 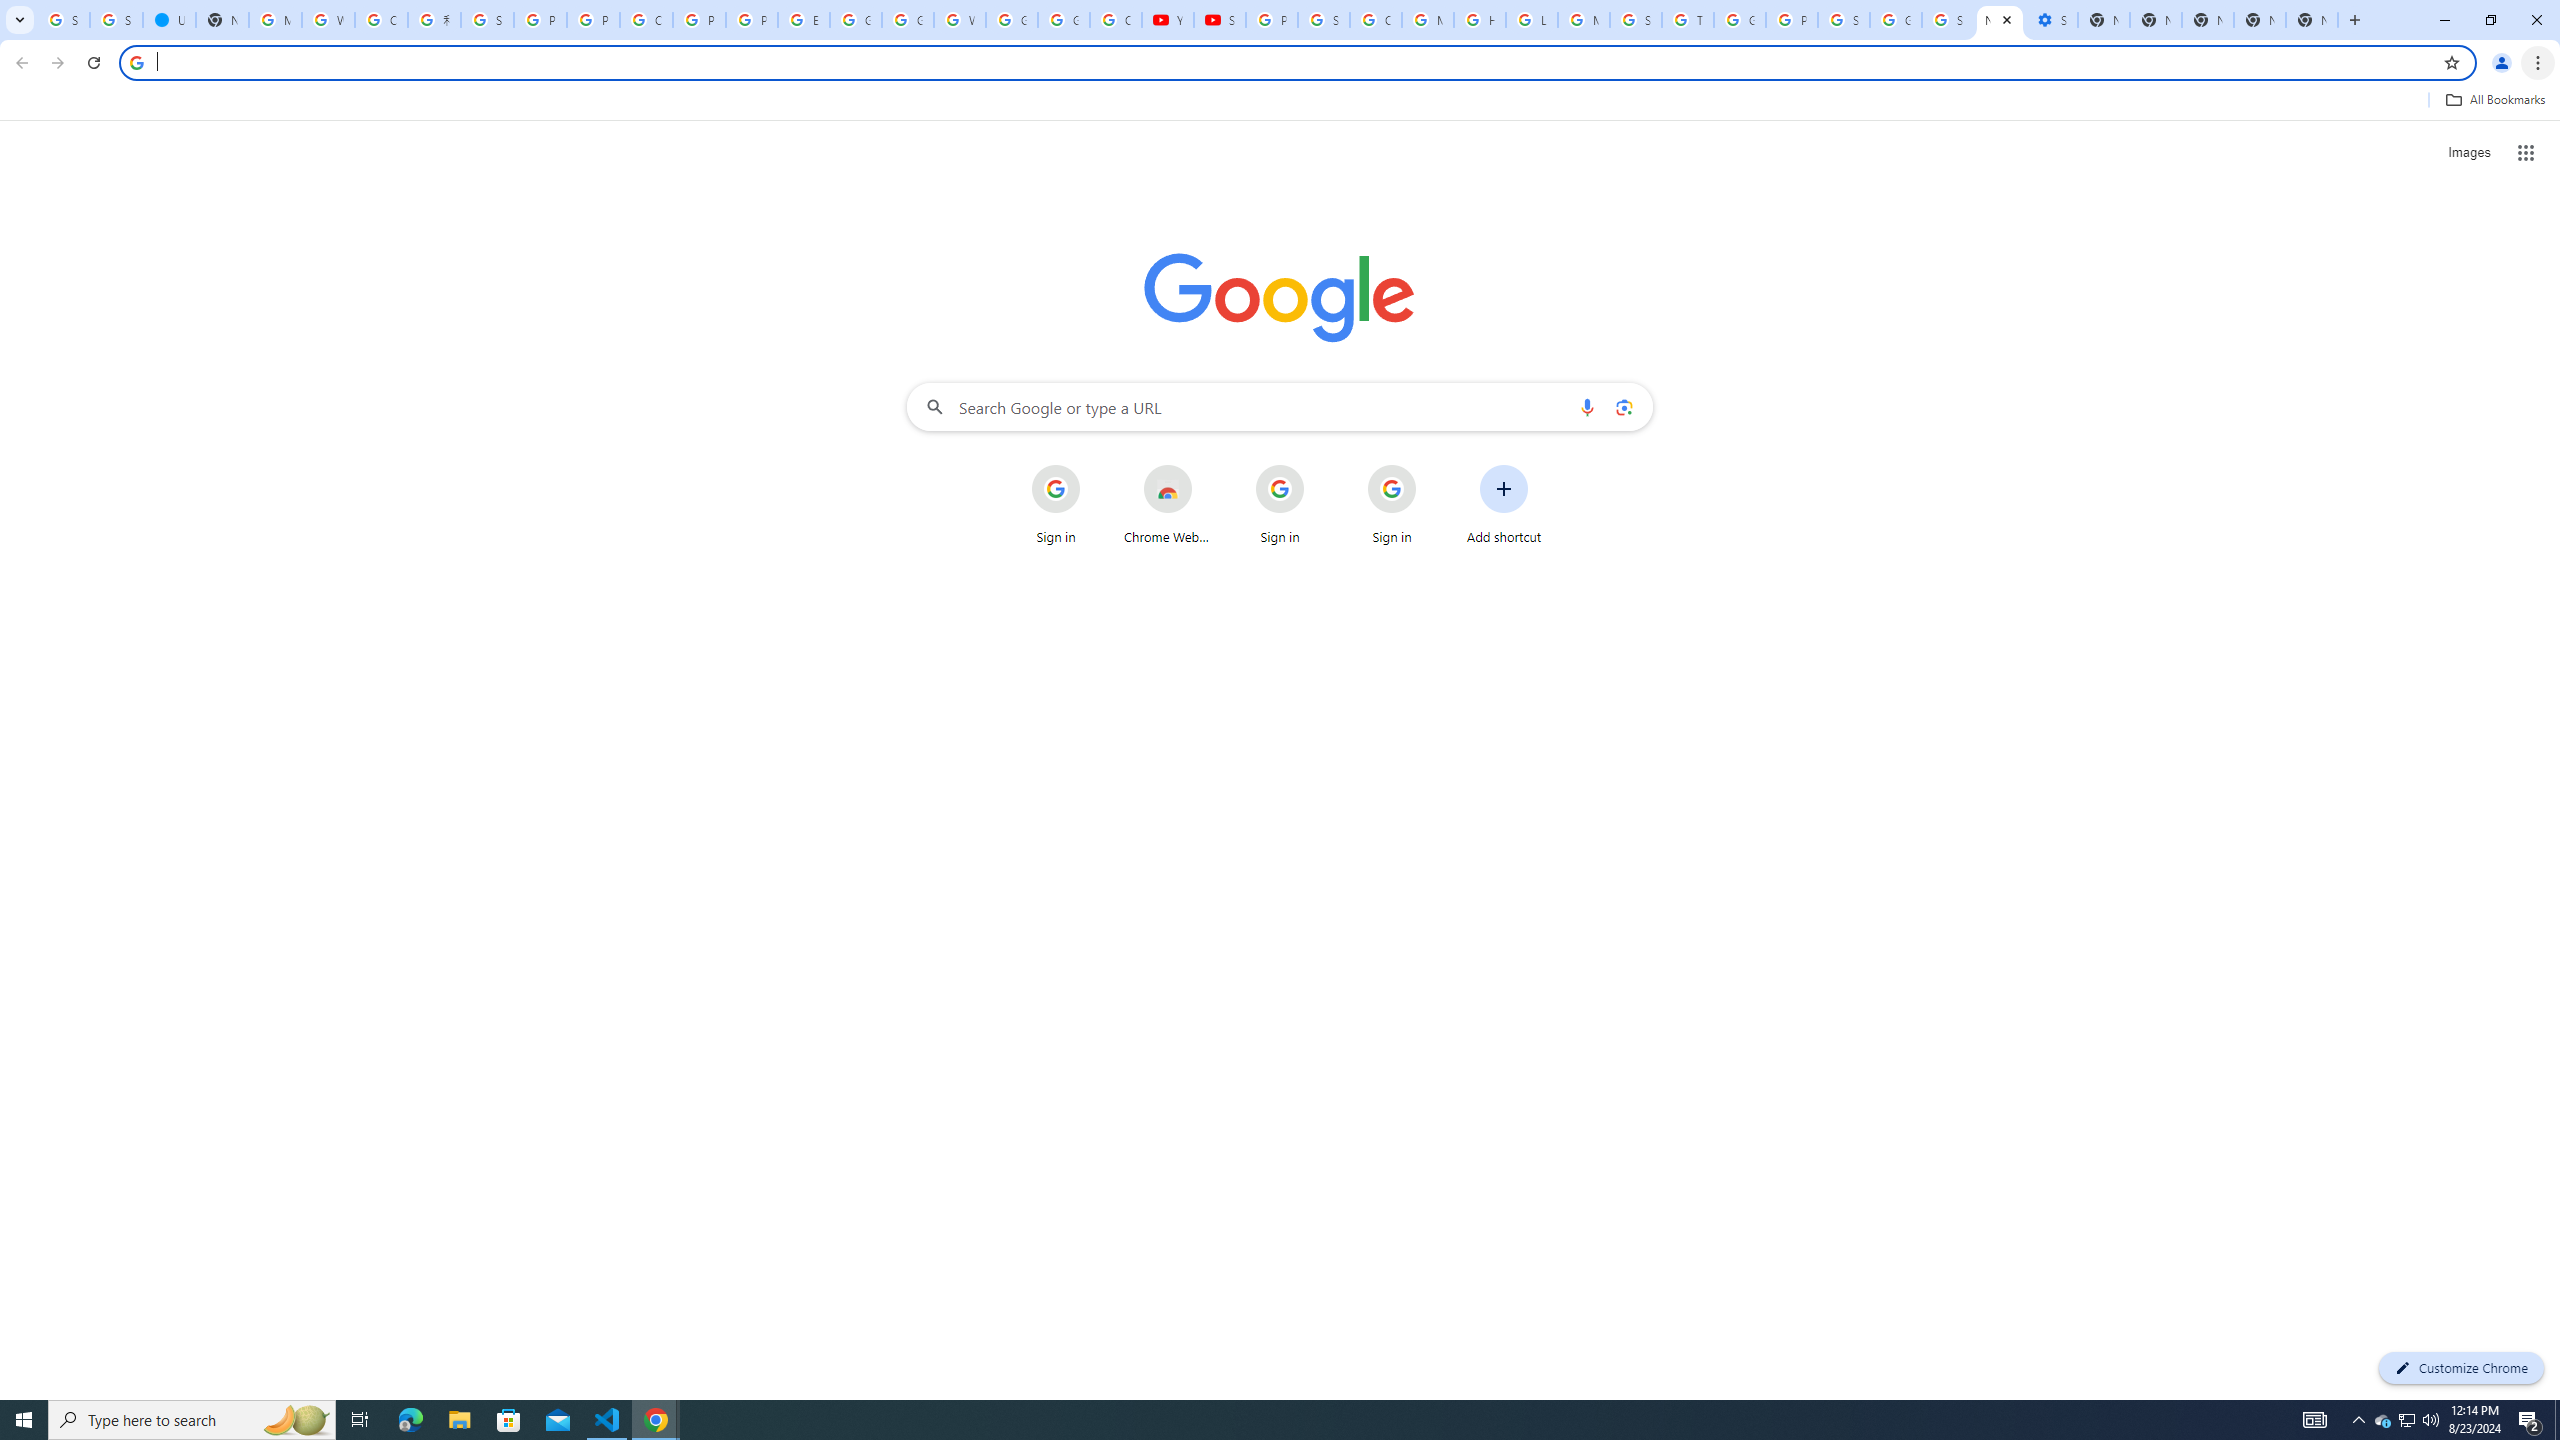 I want to click on 'Settings - Performance', so click(x=2050, y=19).